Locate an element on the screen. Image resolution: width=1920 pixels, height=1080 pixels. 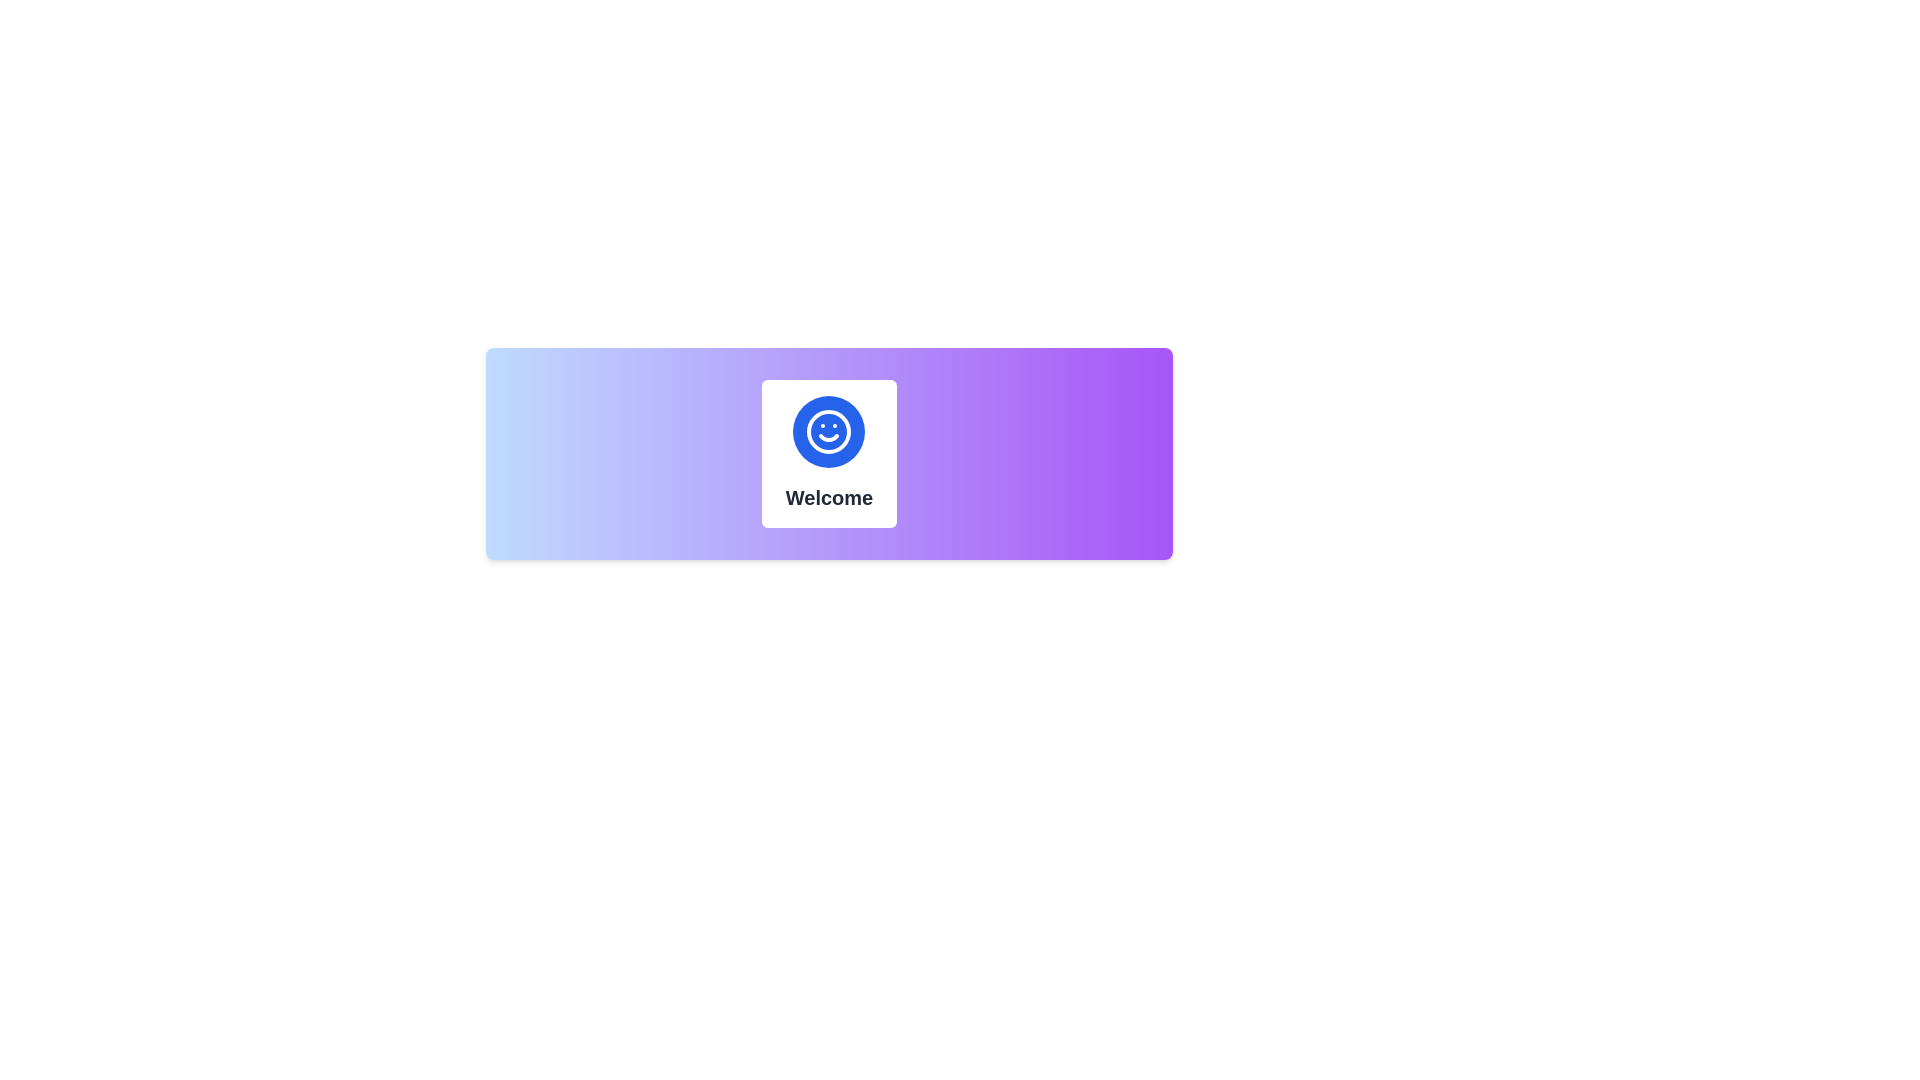
the decorative SVG icon symbolizing positivity, located in the header section above the 'Welcome' text is located at coordinates (829, 431).